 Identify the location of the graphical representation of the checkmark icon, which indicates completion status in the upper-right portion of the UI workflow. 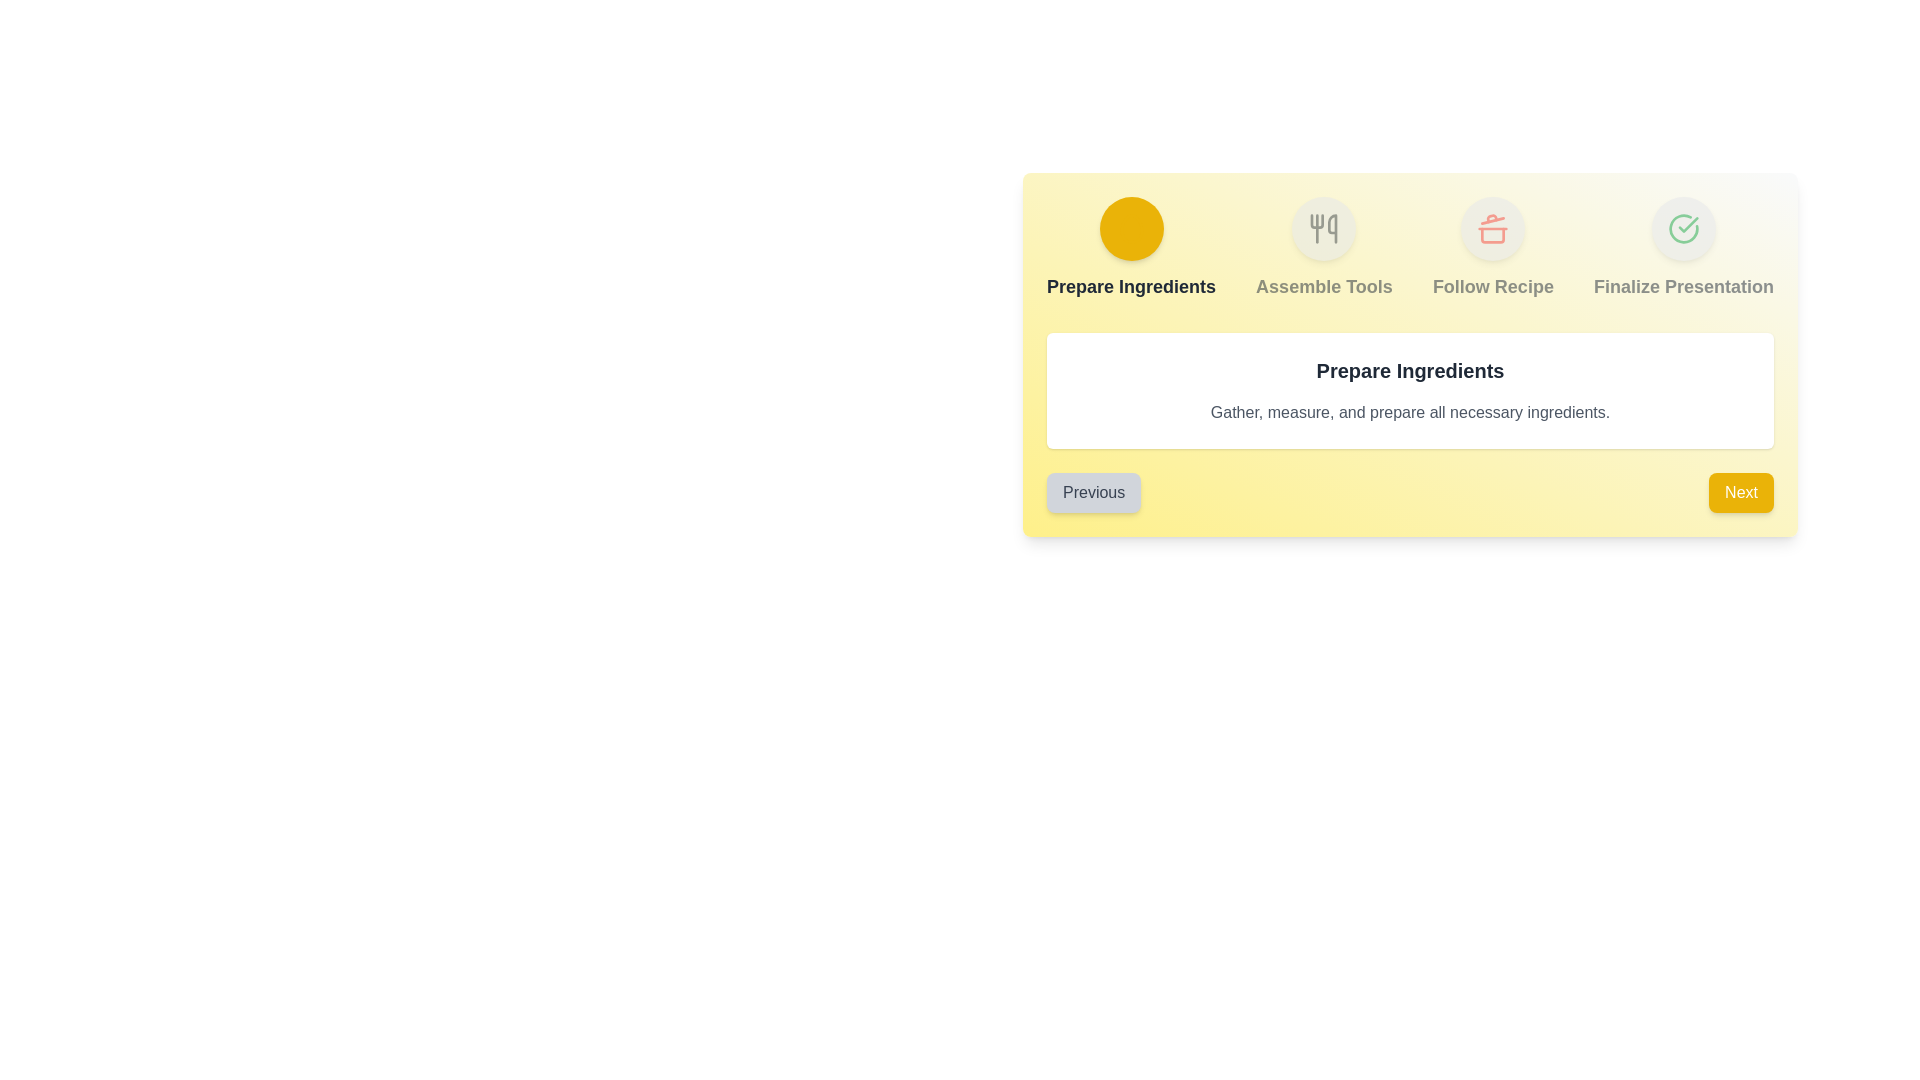
(1687, 224).